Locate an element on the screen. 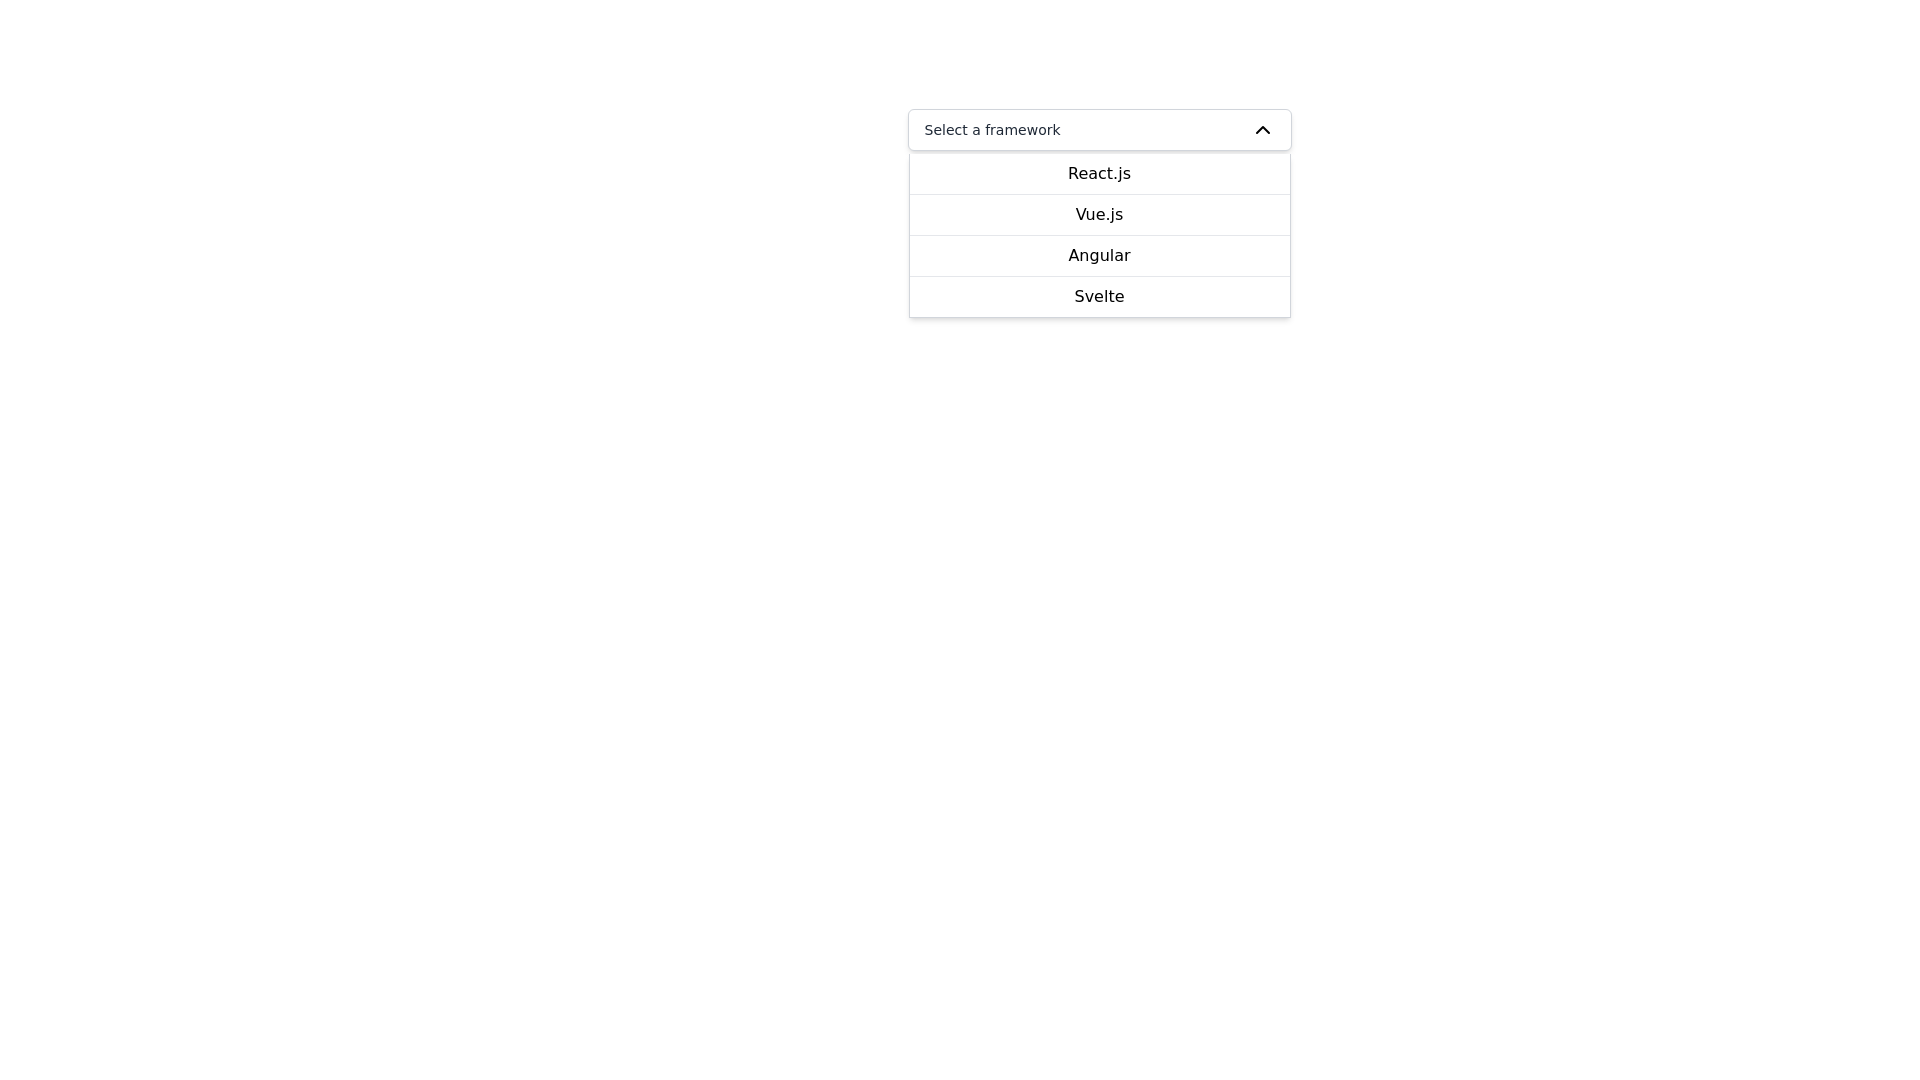 This screenshot has width=1920, height=1080. the first option in the dropdown menu is located at coordinates (1098, 172).